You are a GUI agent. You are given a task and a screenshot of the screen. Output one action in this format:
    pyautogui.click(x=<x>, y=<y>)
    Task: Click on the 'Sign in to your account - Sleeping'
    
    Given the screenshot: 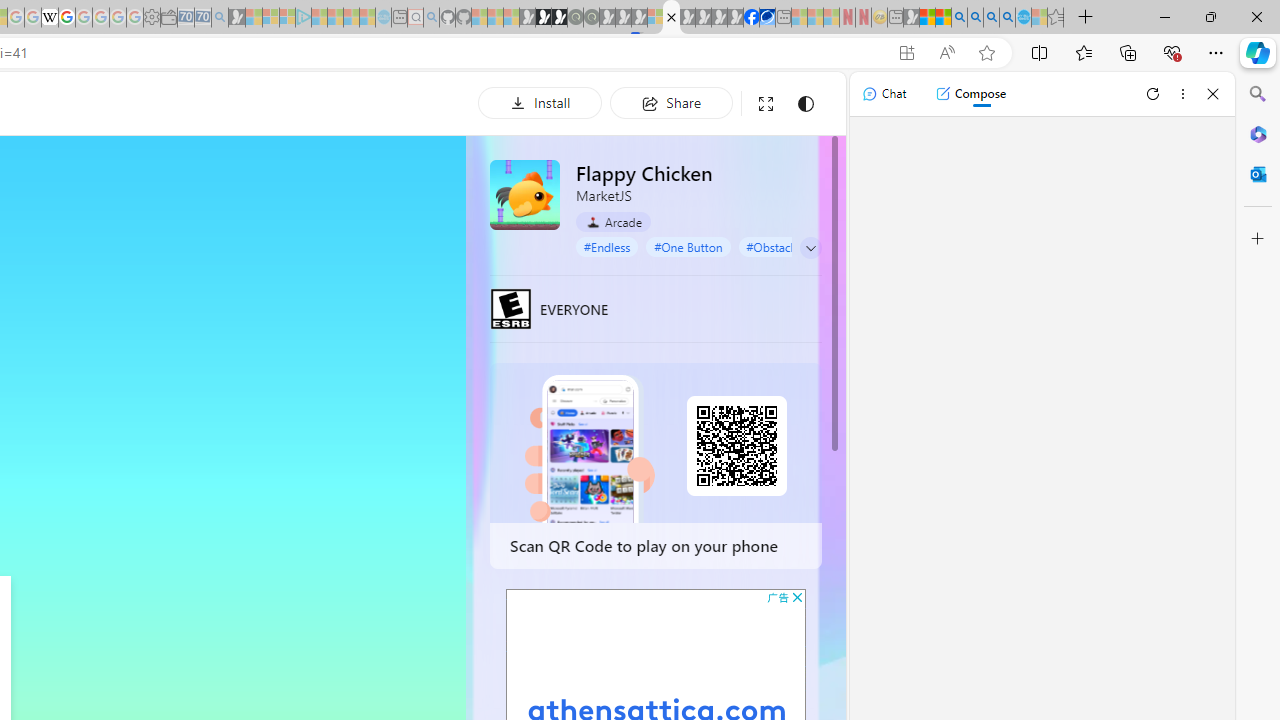 What is the action you would take?
    pyautogui.click(x=655, y=17)
    